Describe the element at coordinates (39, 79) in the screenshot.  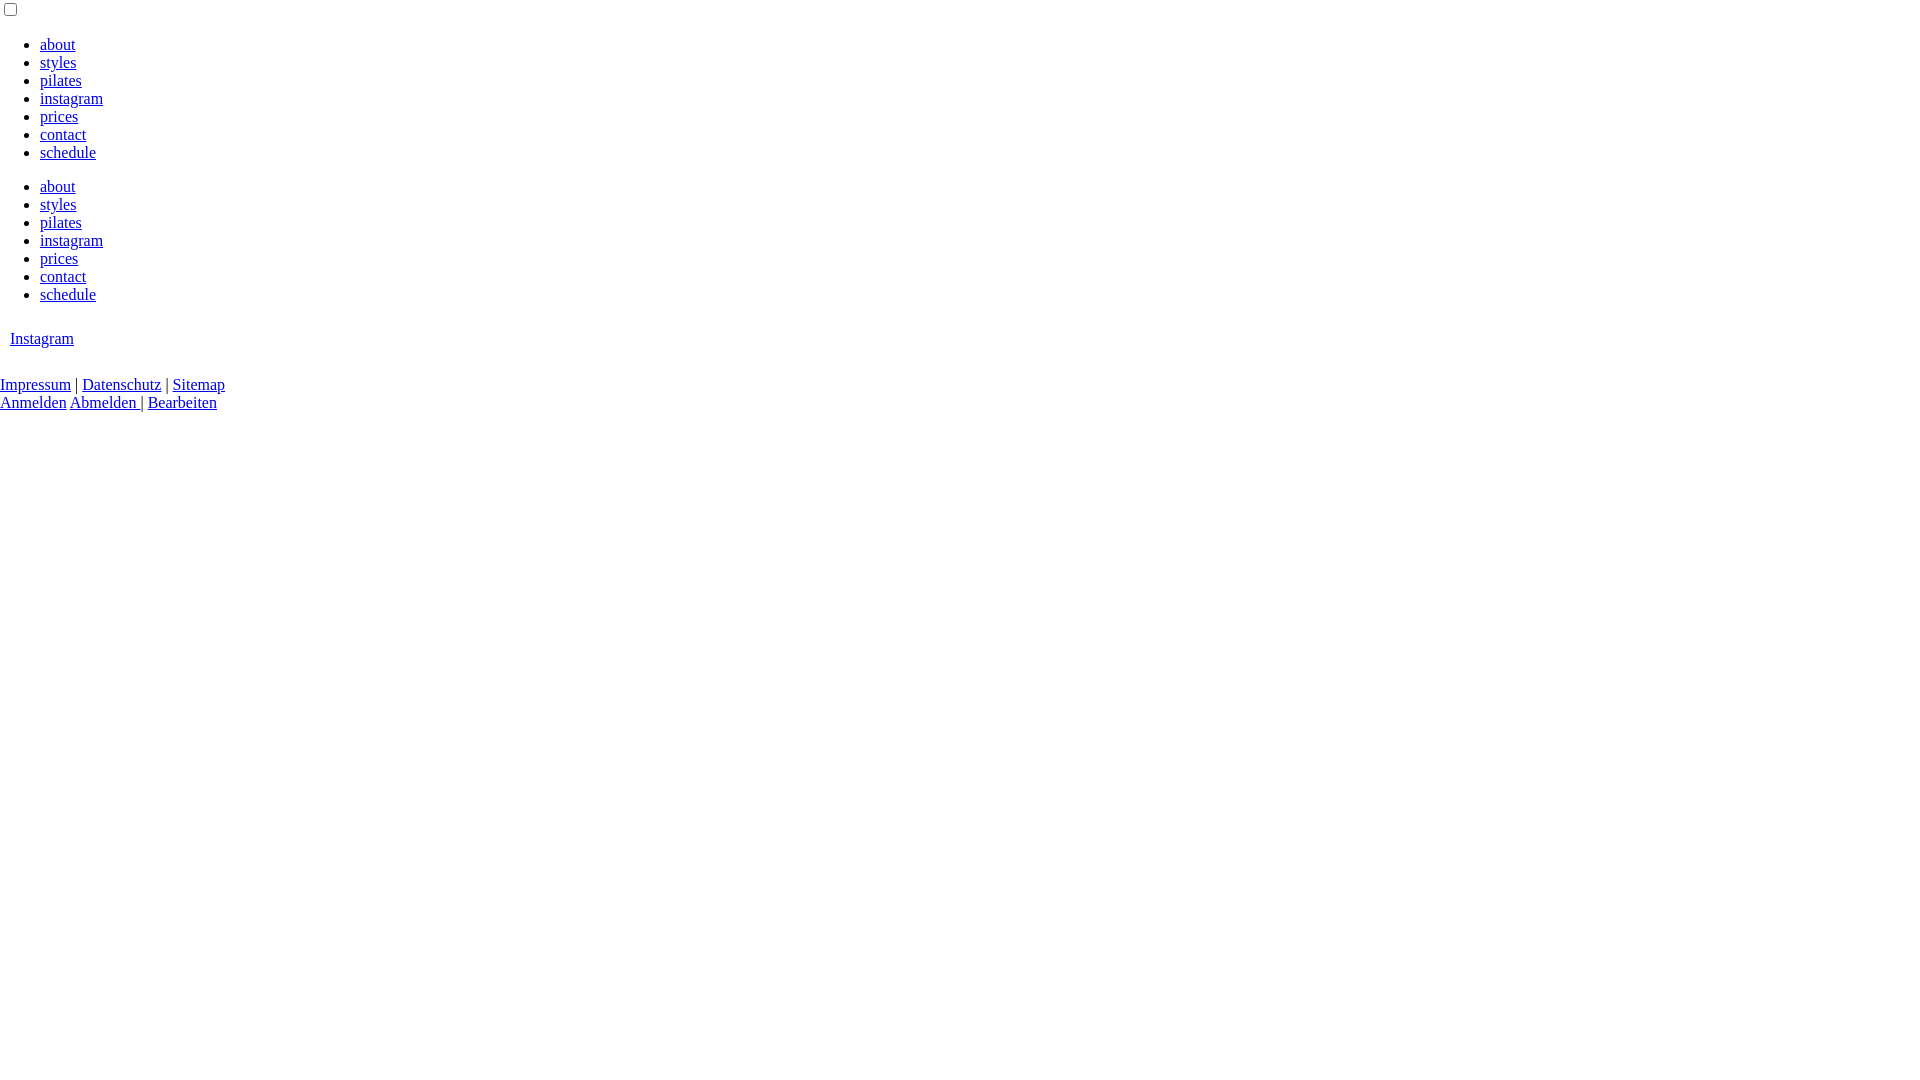
I see `'pilates'` at that location.